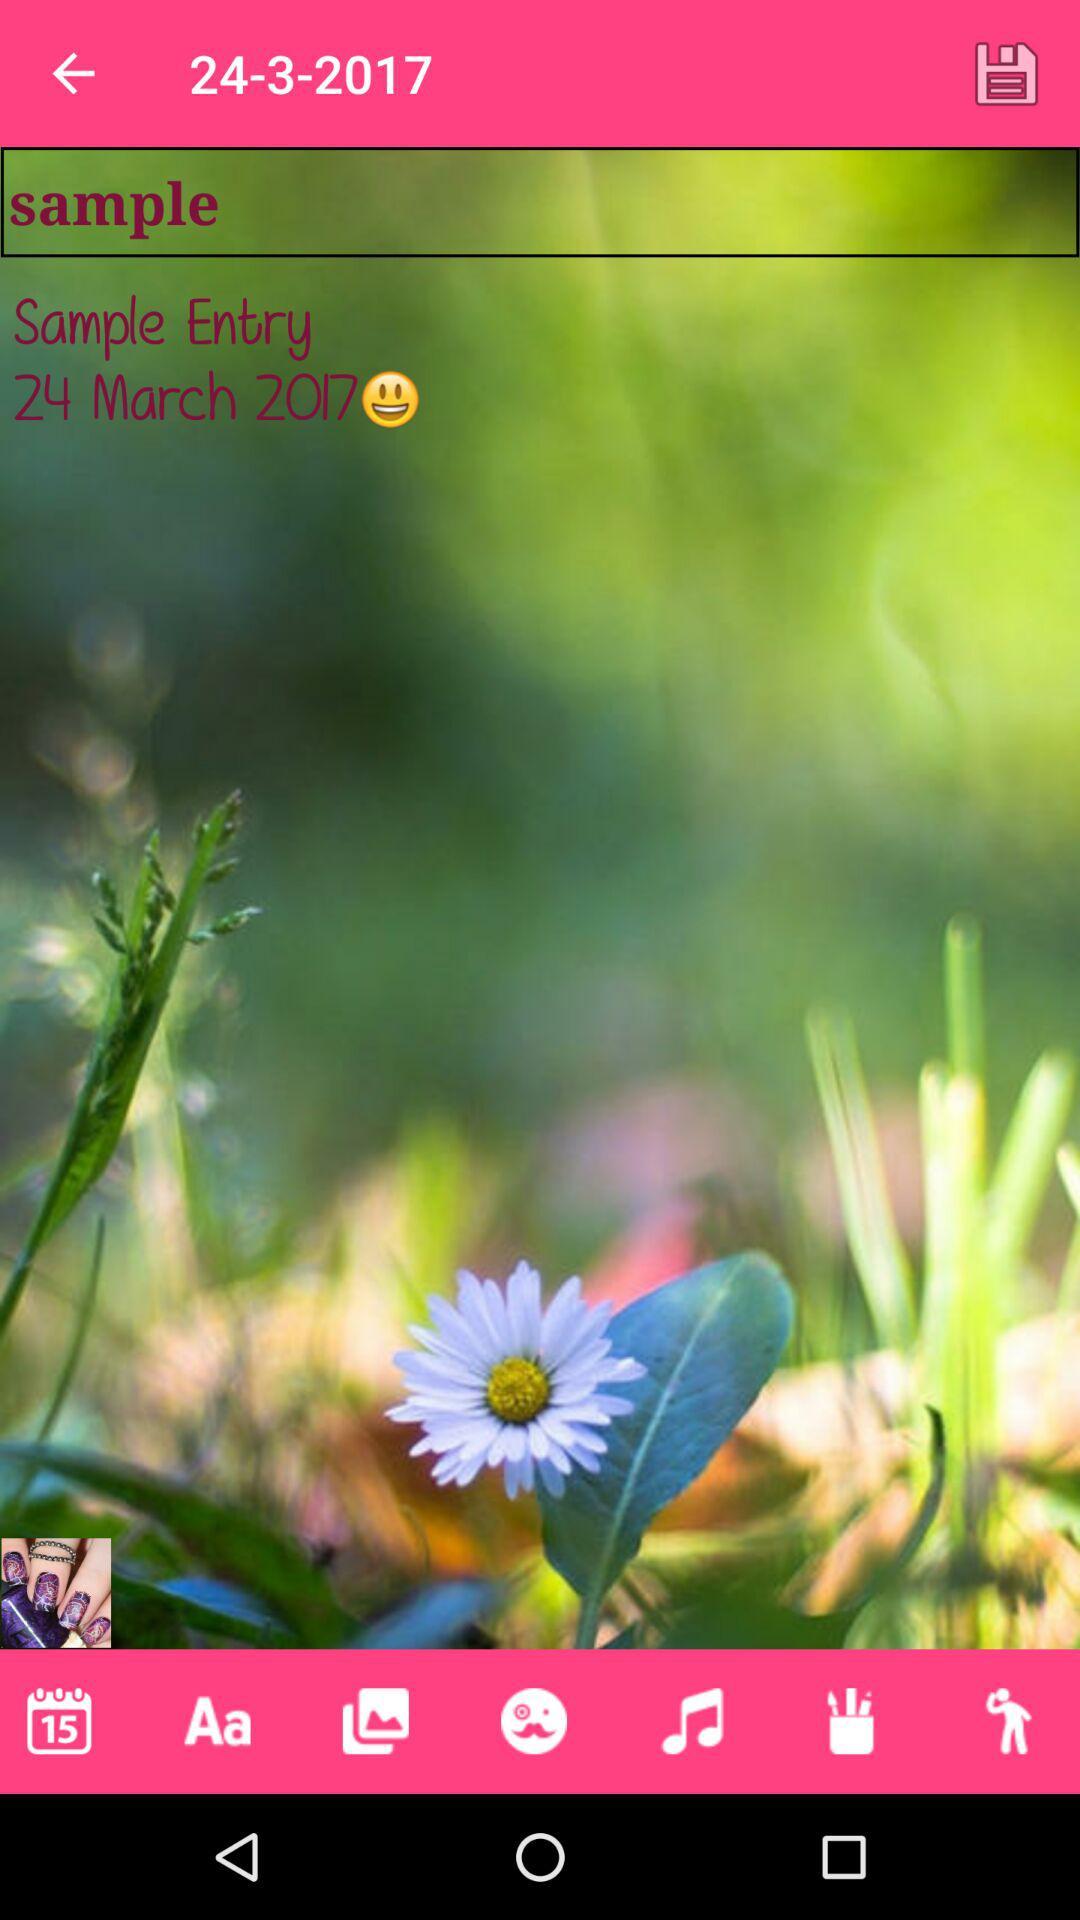  I want to click on tap icon for paint, so click(850, 1720).